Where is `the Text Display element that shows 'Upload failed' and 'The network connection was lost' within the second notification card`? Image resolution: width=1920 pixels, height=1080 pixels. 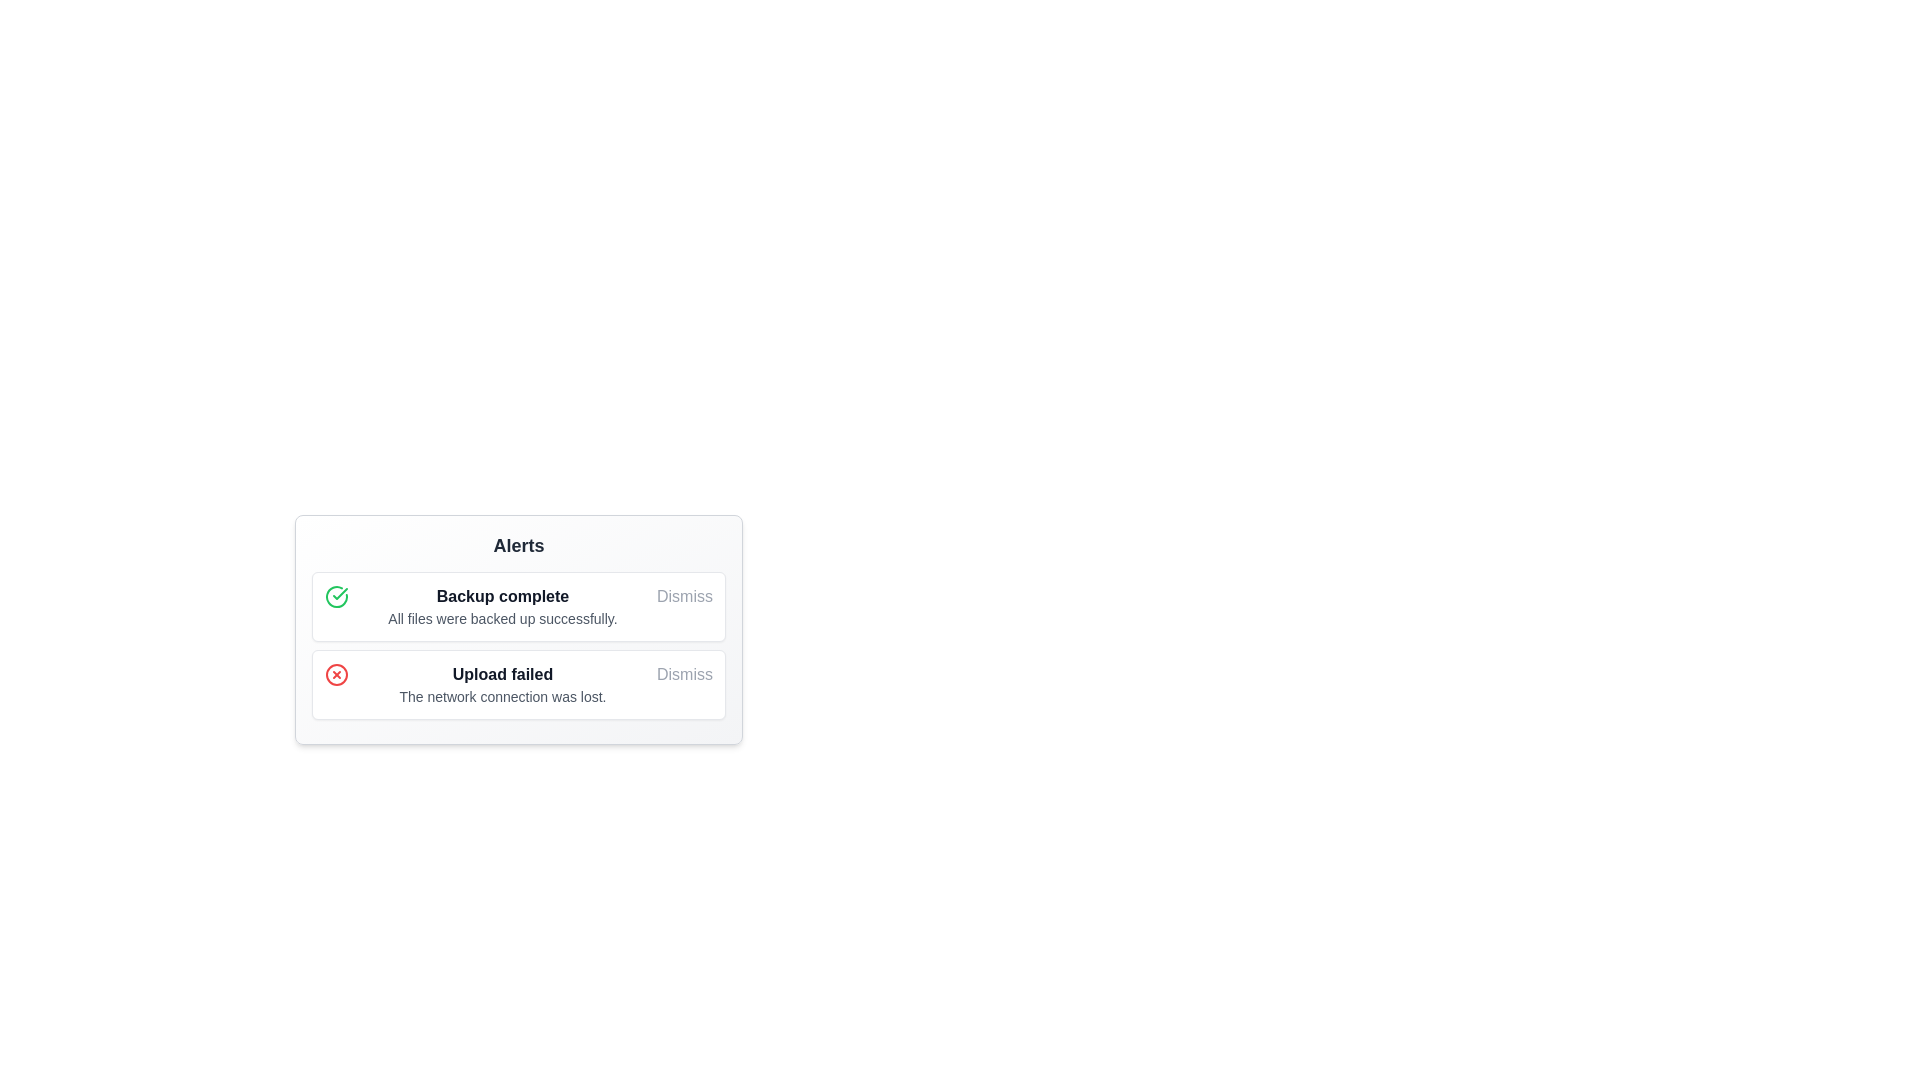
the Text Display element that shows 'Upload failed' and 'The network connection was lost' within the second notification card is located at coordinates (503, 684).